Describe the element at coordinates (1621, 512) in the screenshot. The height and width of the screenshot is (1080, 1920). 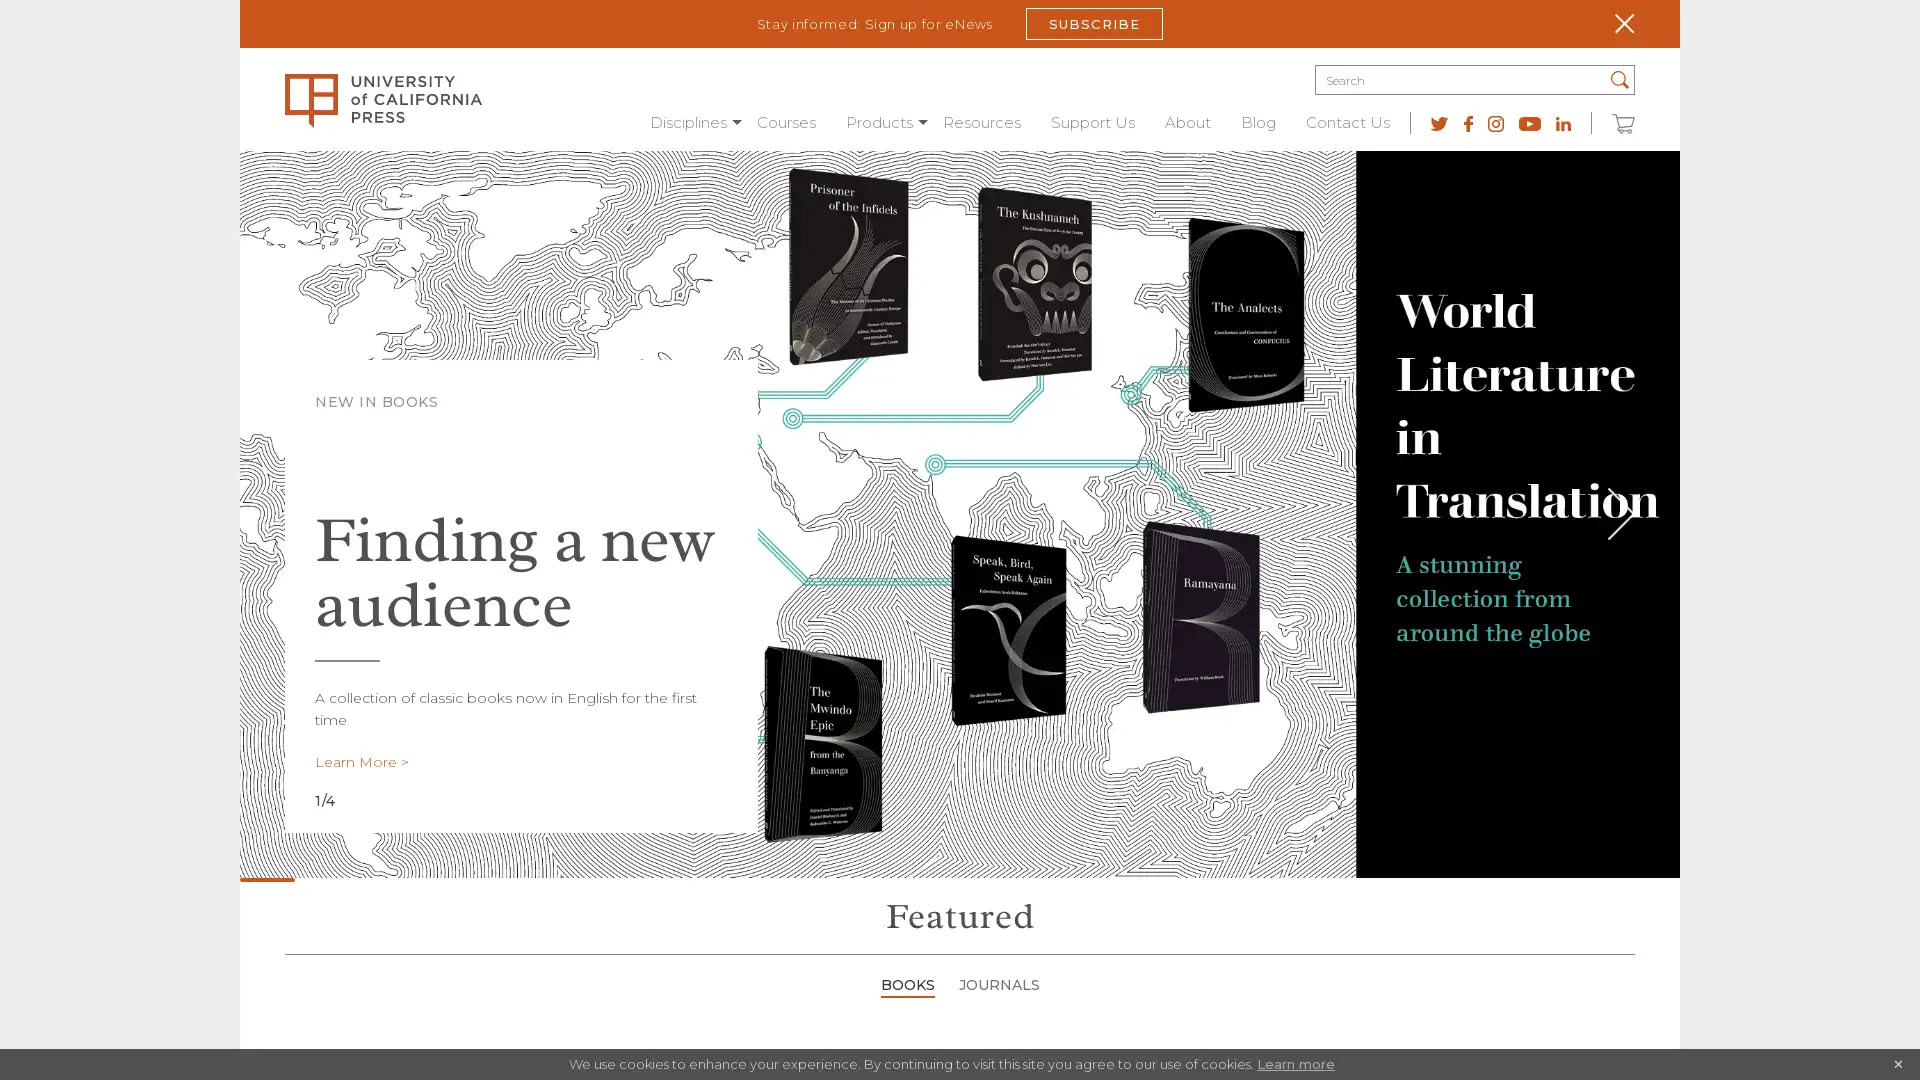
I see `Next` at that location.